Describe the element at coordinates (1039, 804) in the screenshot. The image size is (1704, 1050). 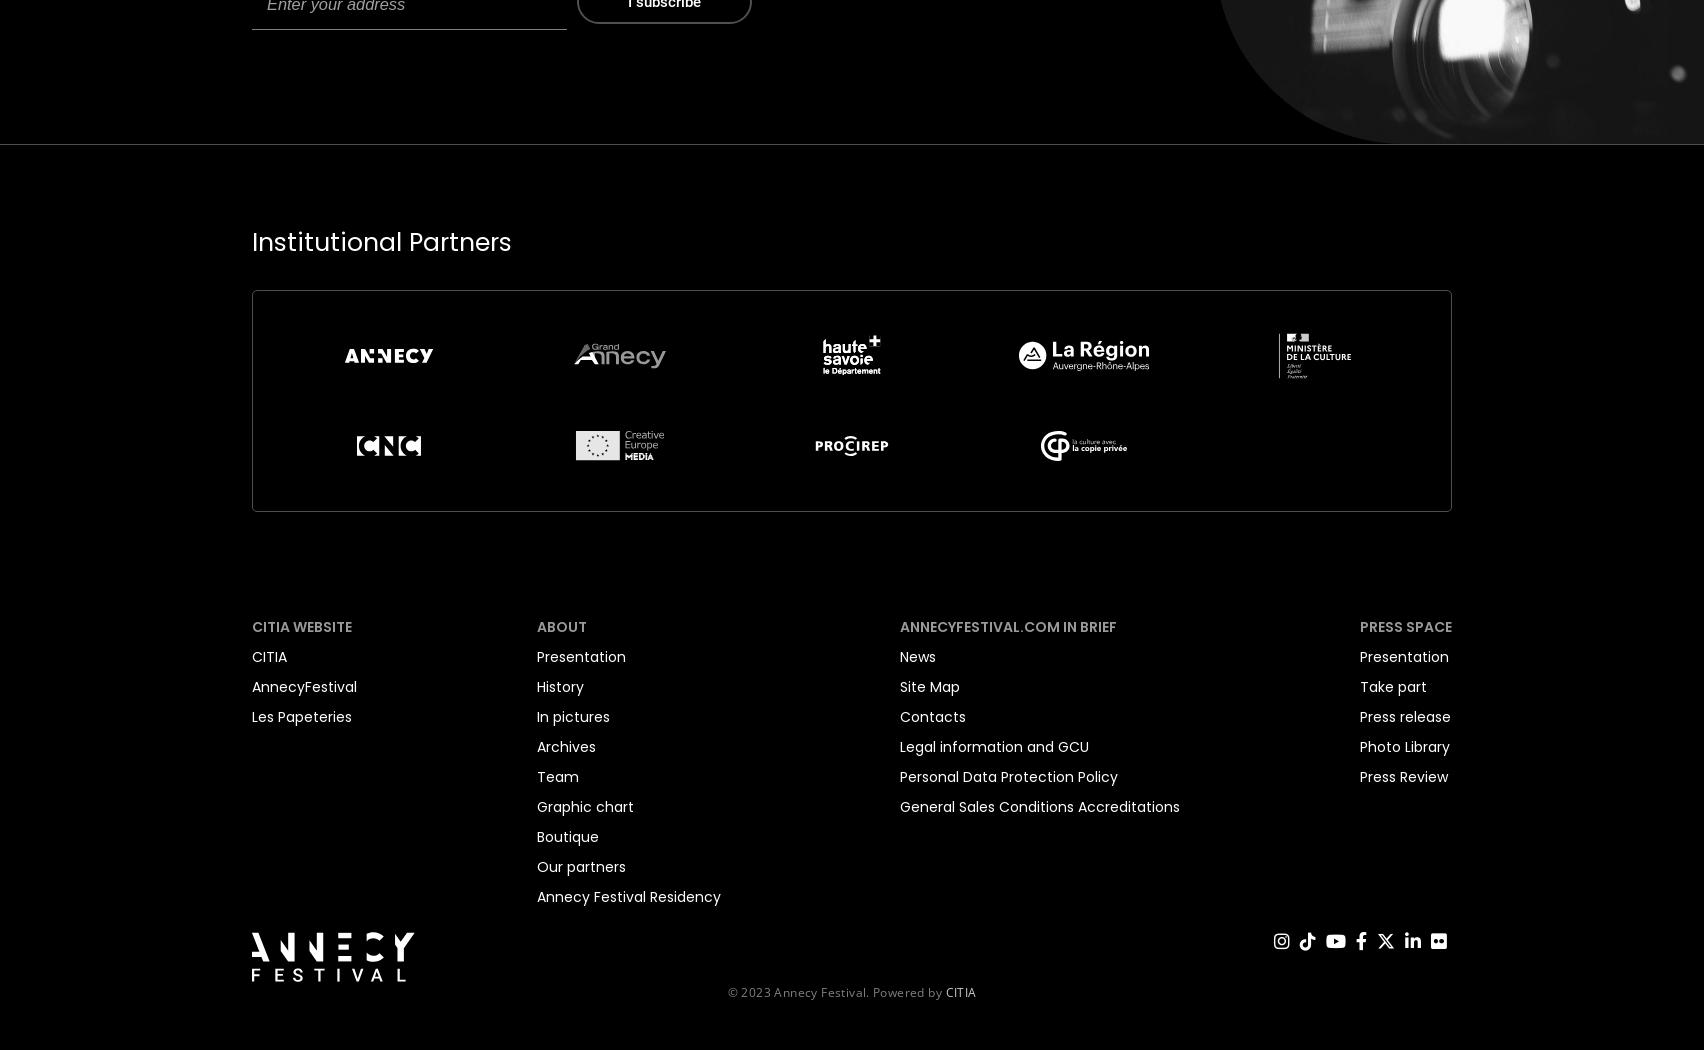
I see `'General Sales Conditions Accreditations'` at that location.